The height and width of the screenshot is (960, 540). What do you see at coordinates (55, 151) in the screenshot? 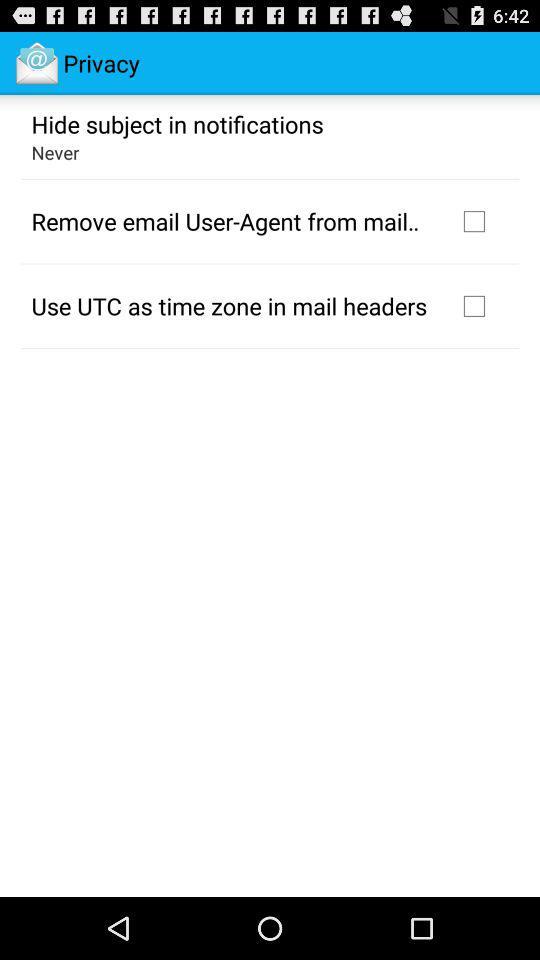
I see `never` at bounding box center [55, 151].